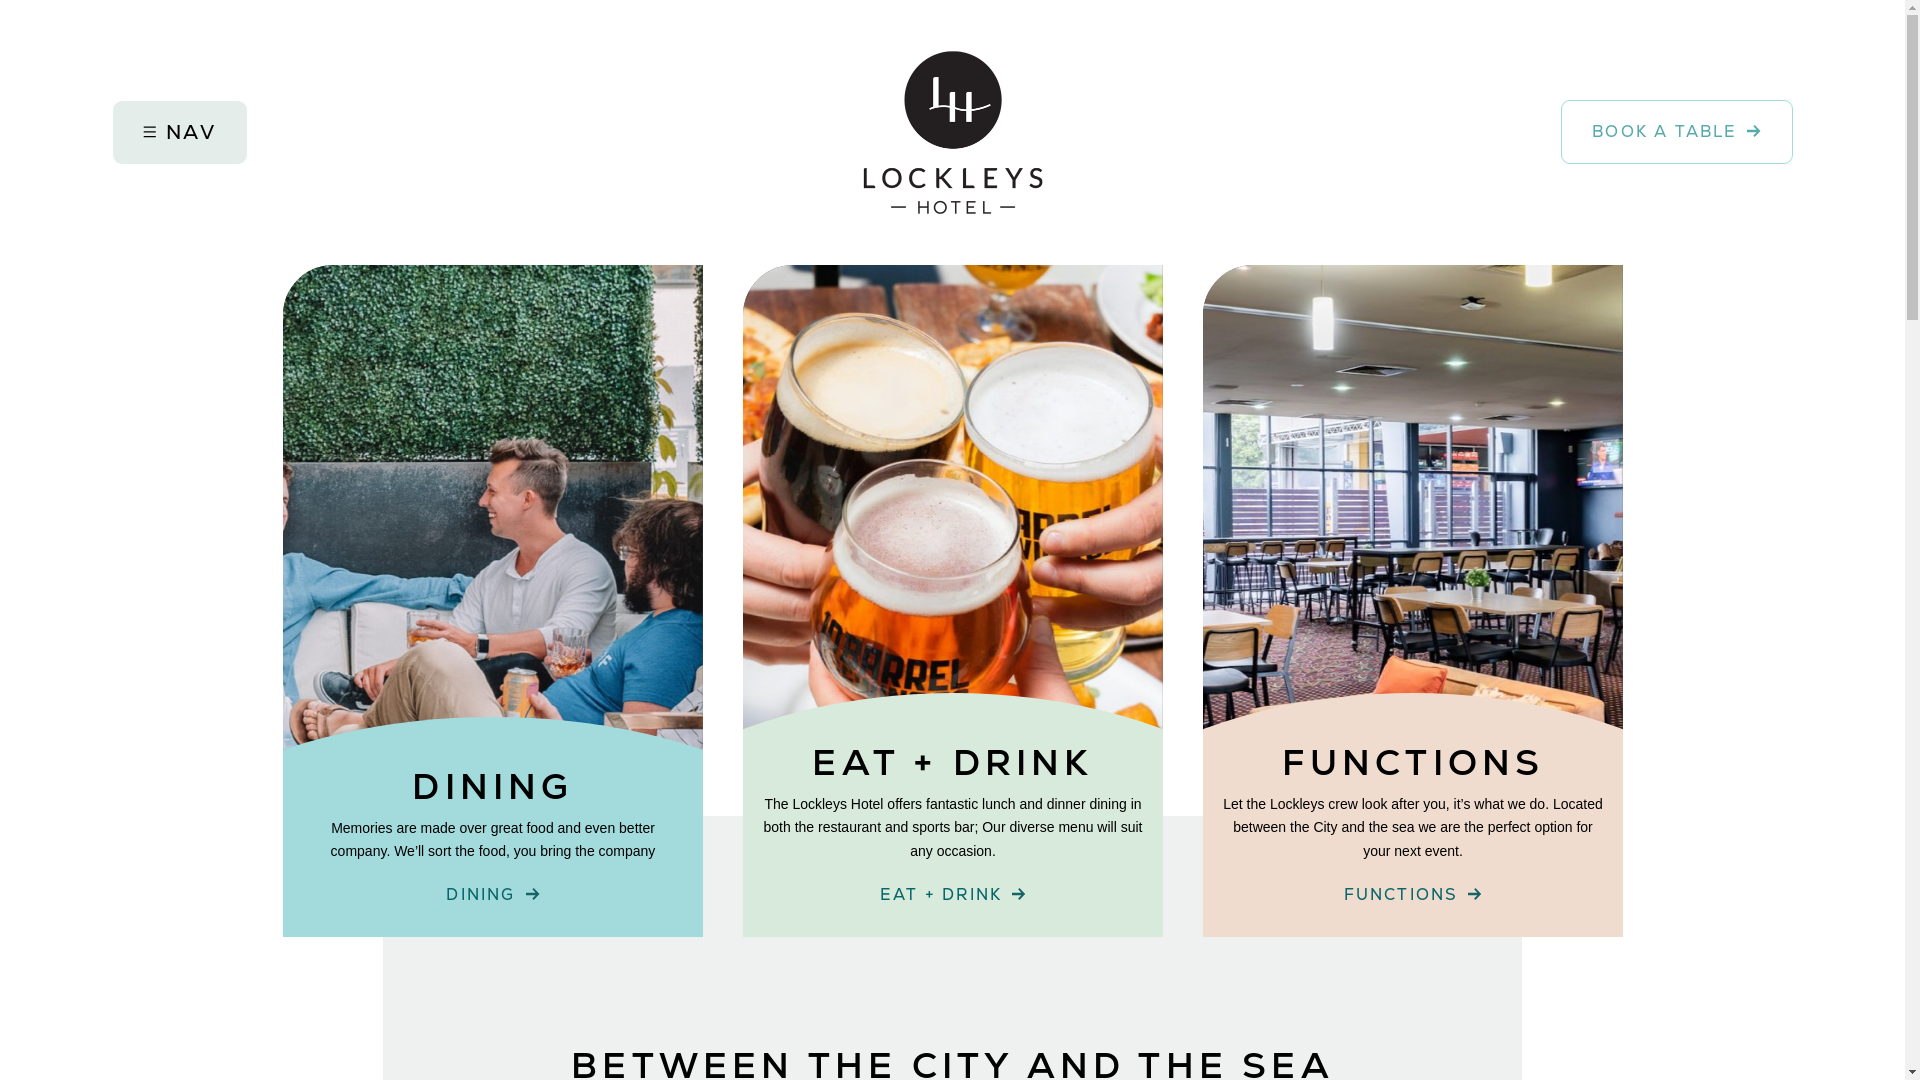 This screenshot has width=1920, height=1080. I want to click on 'Lockleys Hotel', so click(862, 132).